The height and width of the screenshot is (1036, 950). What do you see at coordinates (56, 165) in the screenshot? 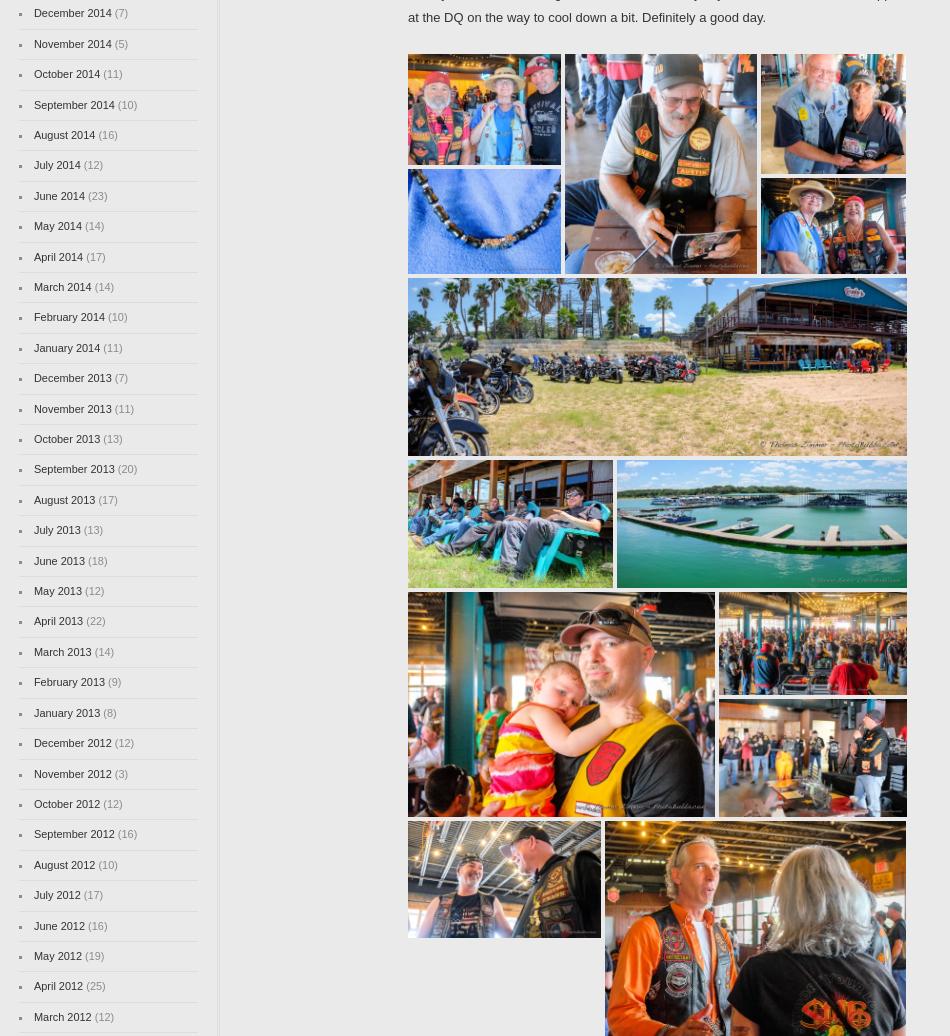
I see `'July 2014'` at bounding box center [56, 165].